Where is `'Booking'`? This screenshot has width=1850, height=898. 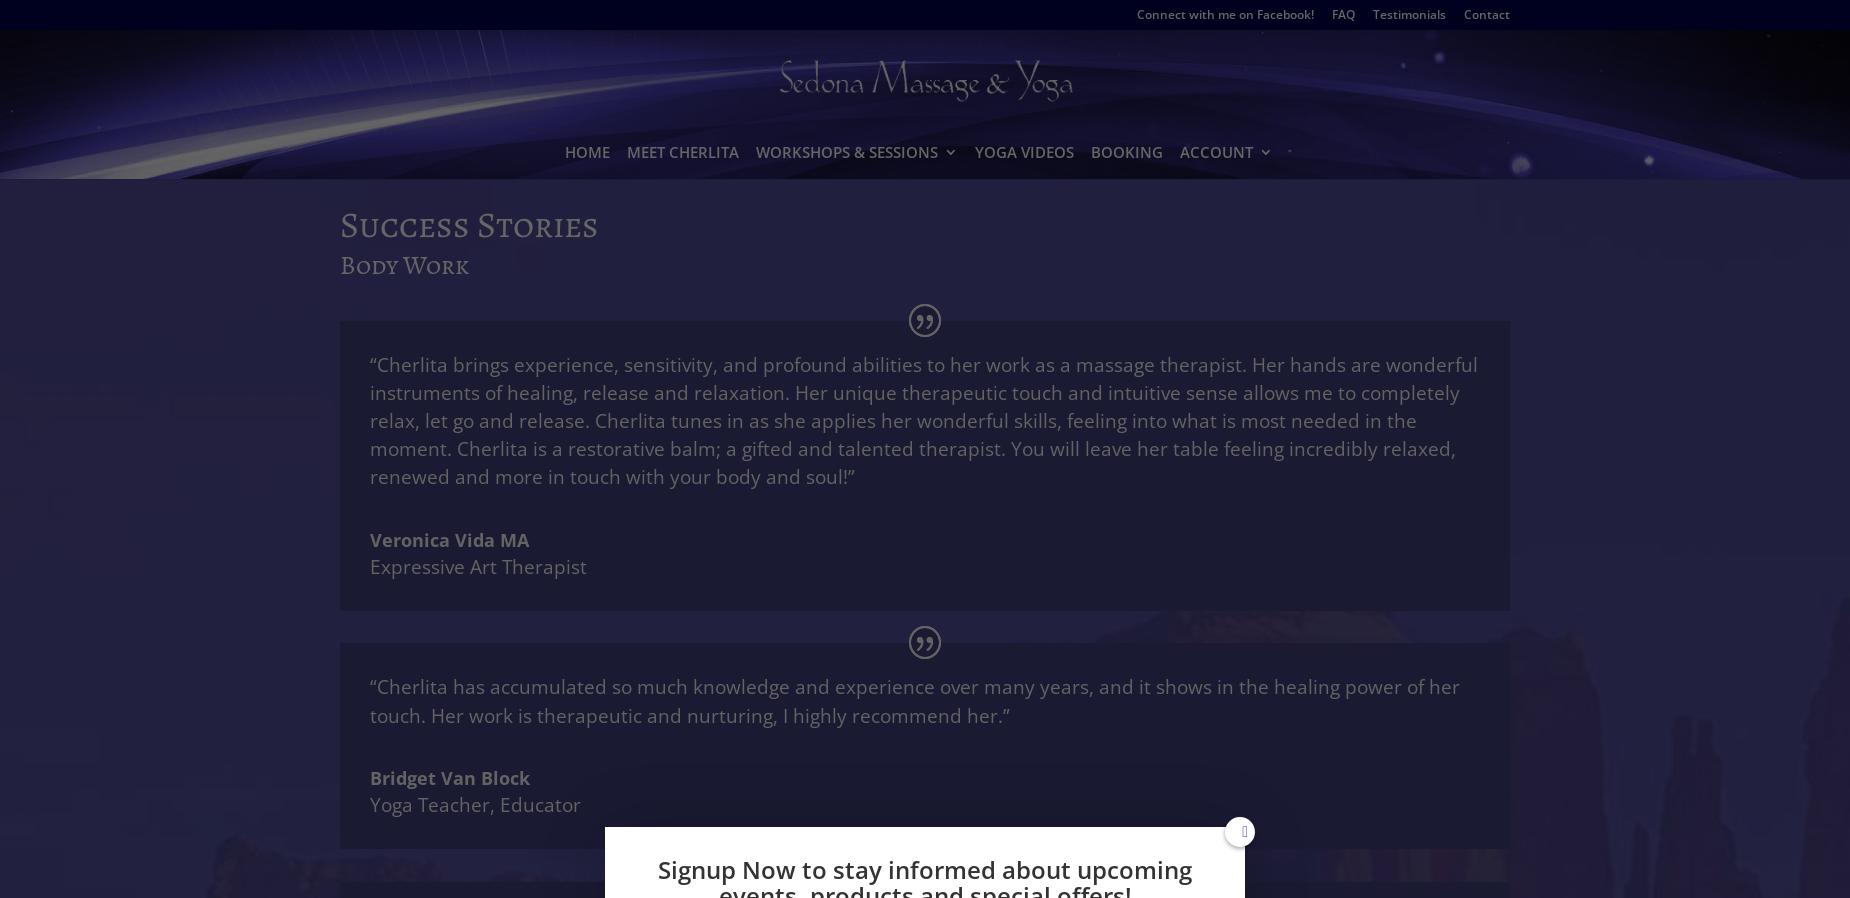
'Booking' is located at coordinates (1126, 151).